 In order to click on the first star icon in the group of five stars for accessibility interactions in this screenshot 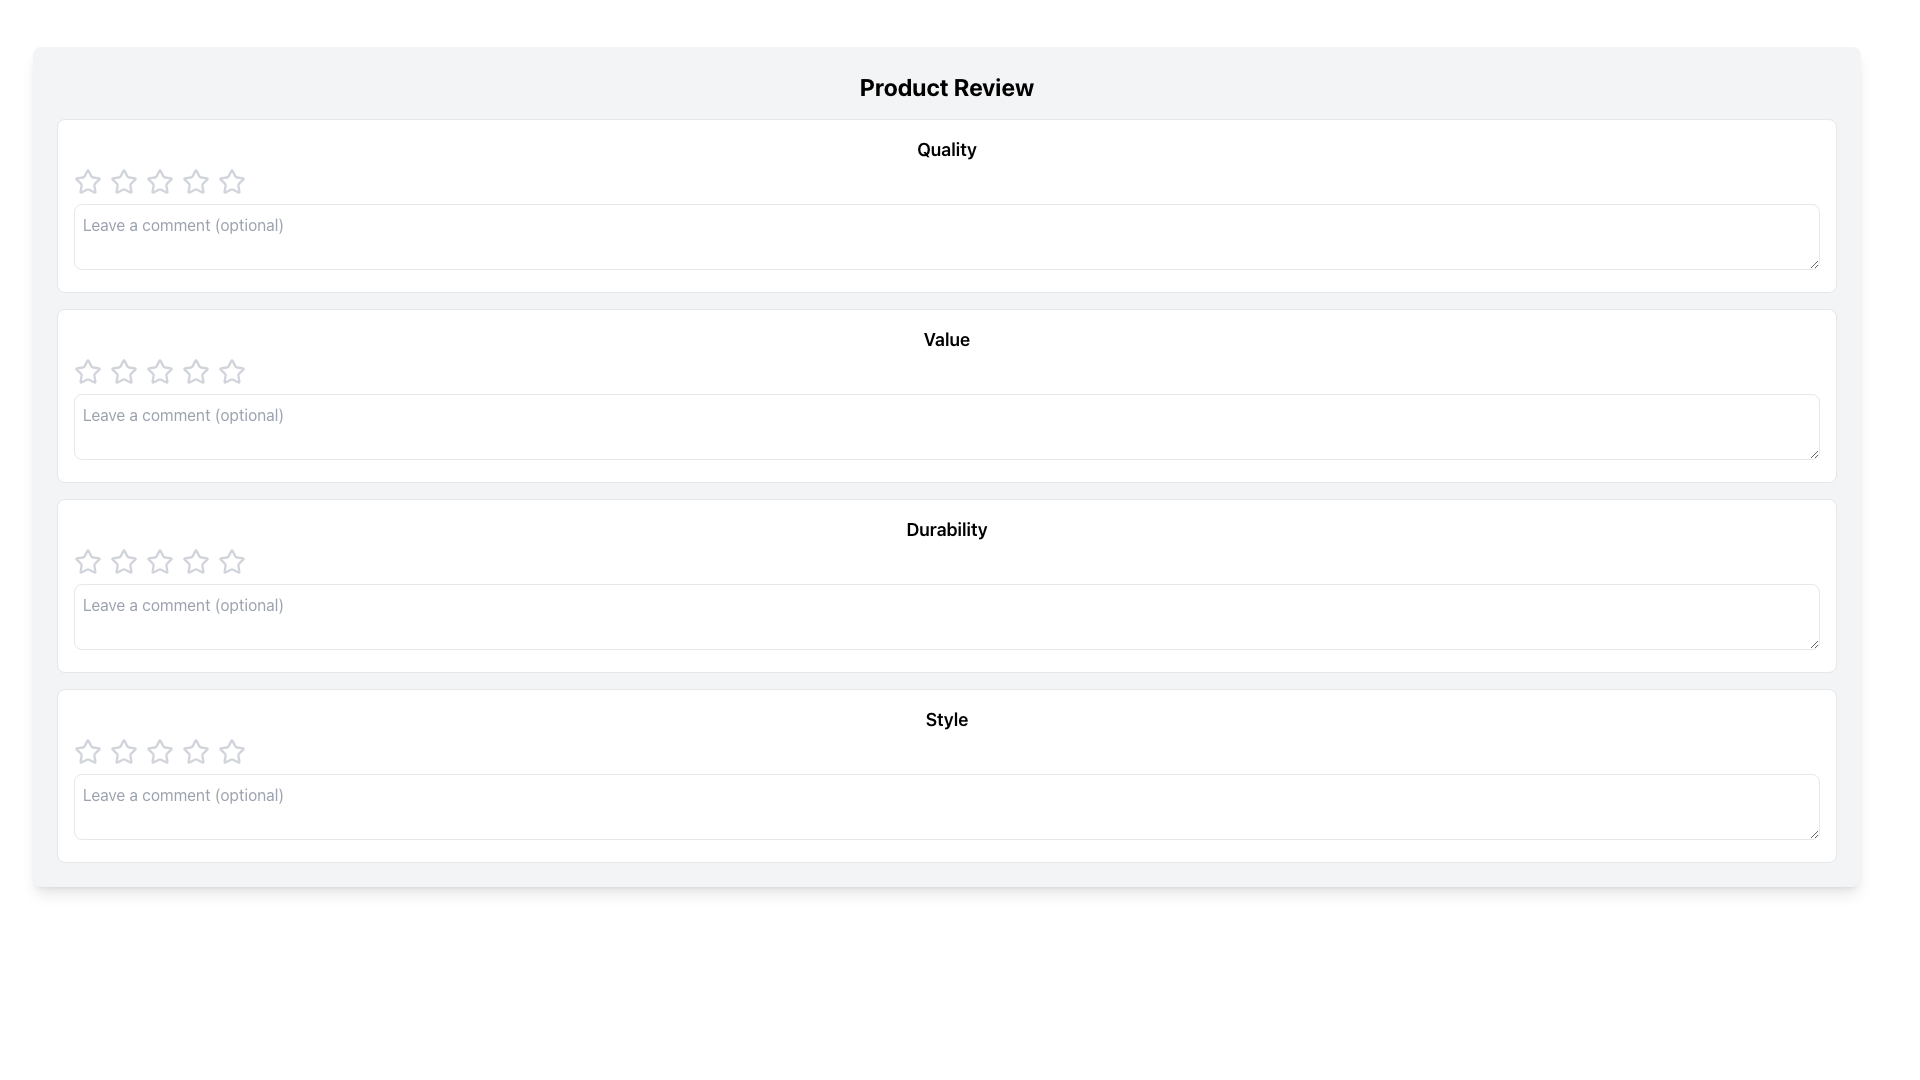, I will do `click(123, 181)`.